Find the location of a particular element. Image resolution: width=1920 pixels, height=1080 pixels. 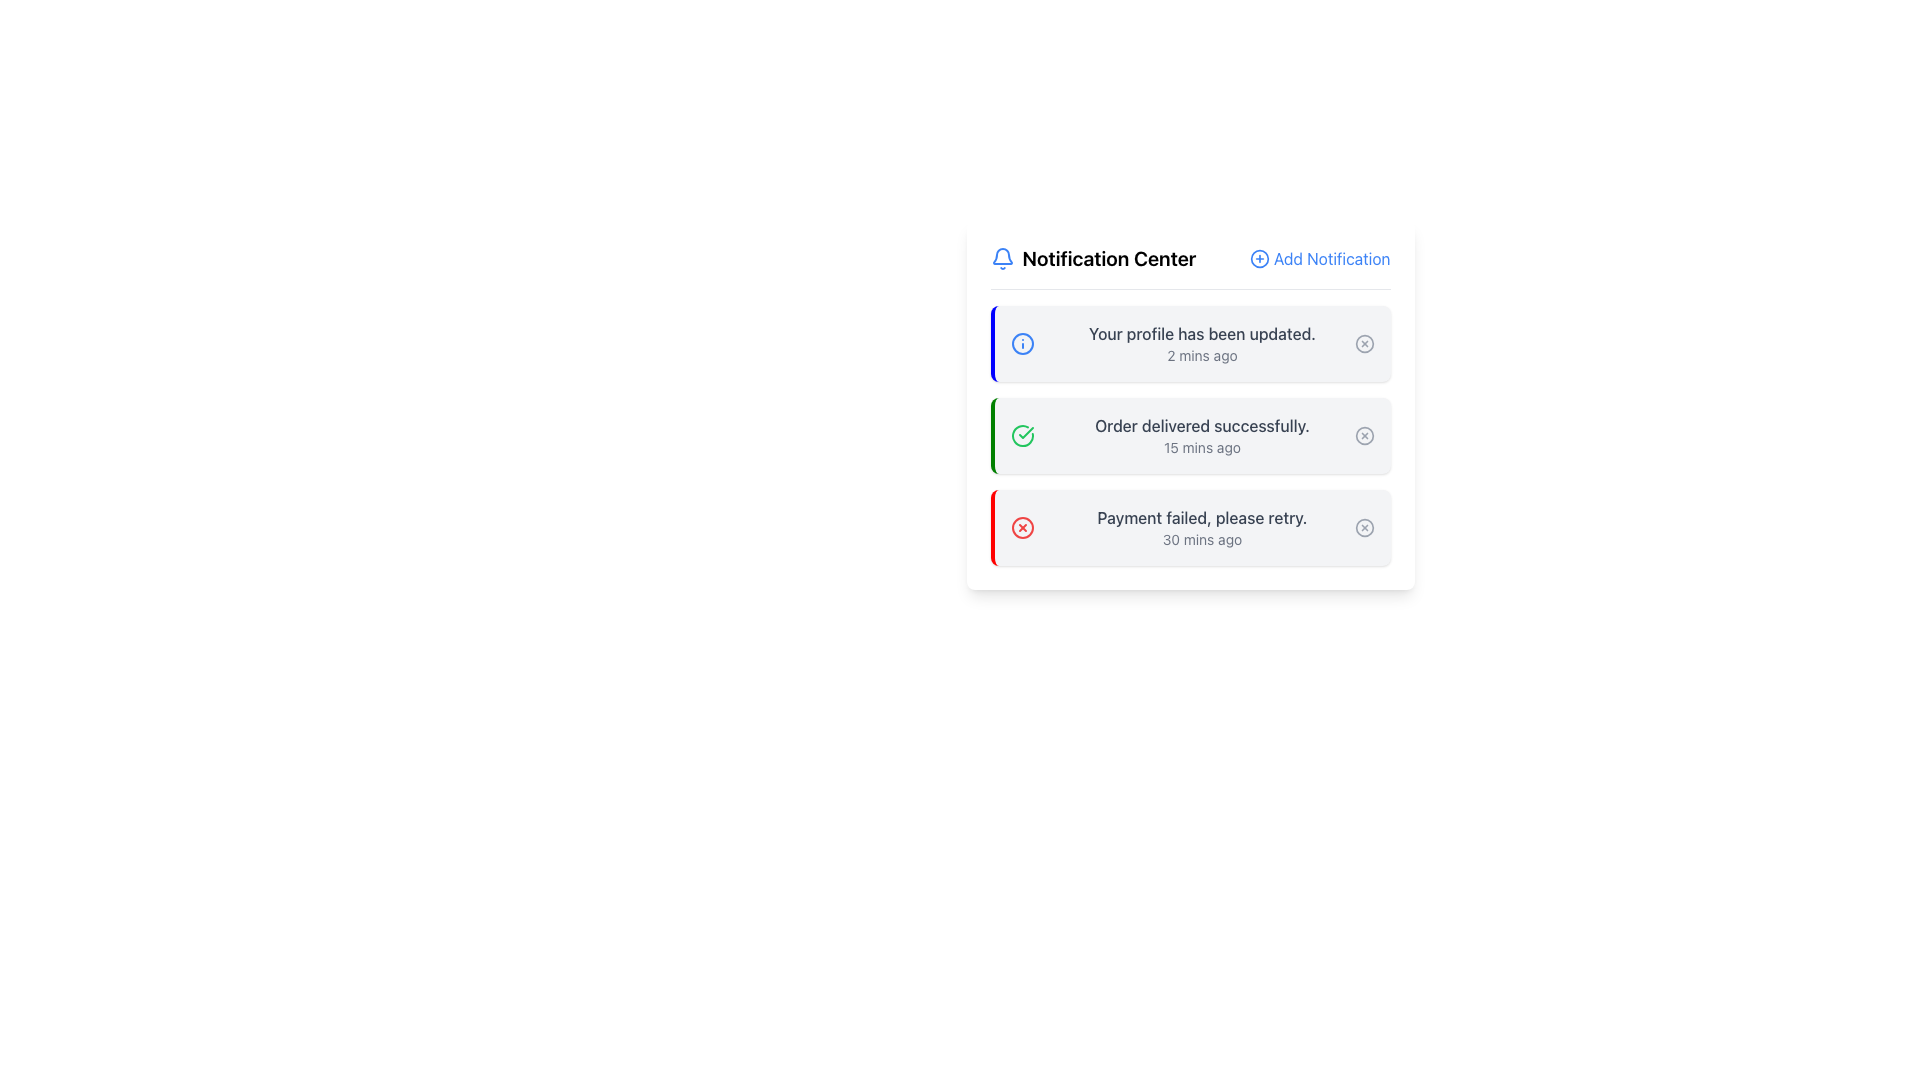

the circular graphical element with no fill and an outlined stroke, part of the crossed circle icon in the second notification item of the Notification Center, indicating a successful delivery update is located at coordinates (1363, 434).